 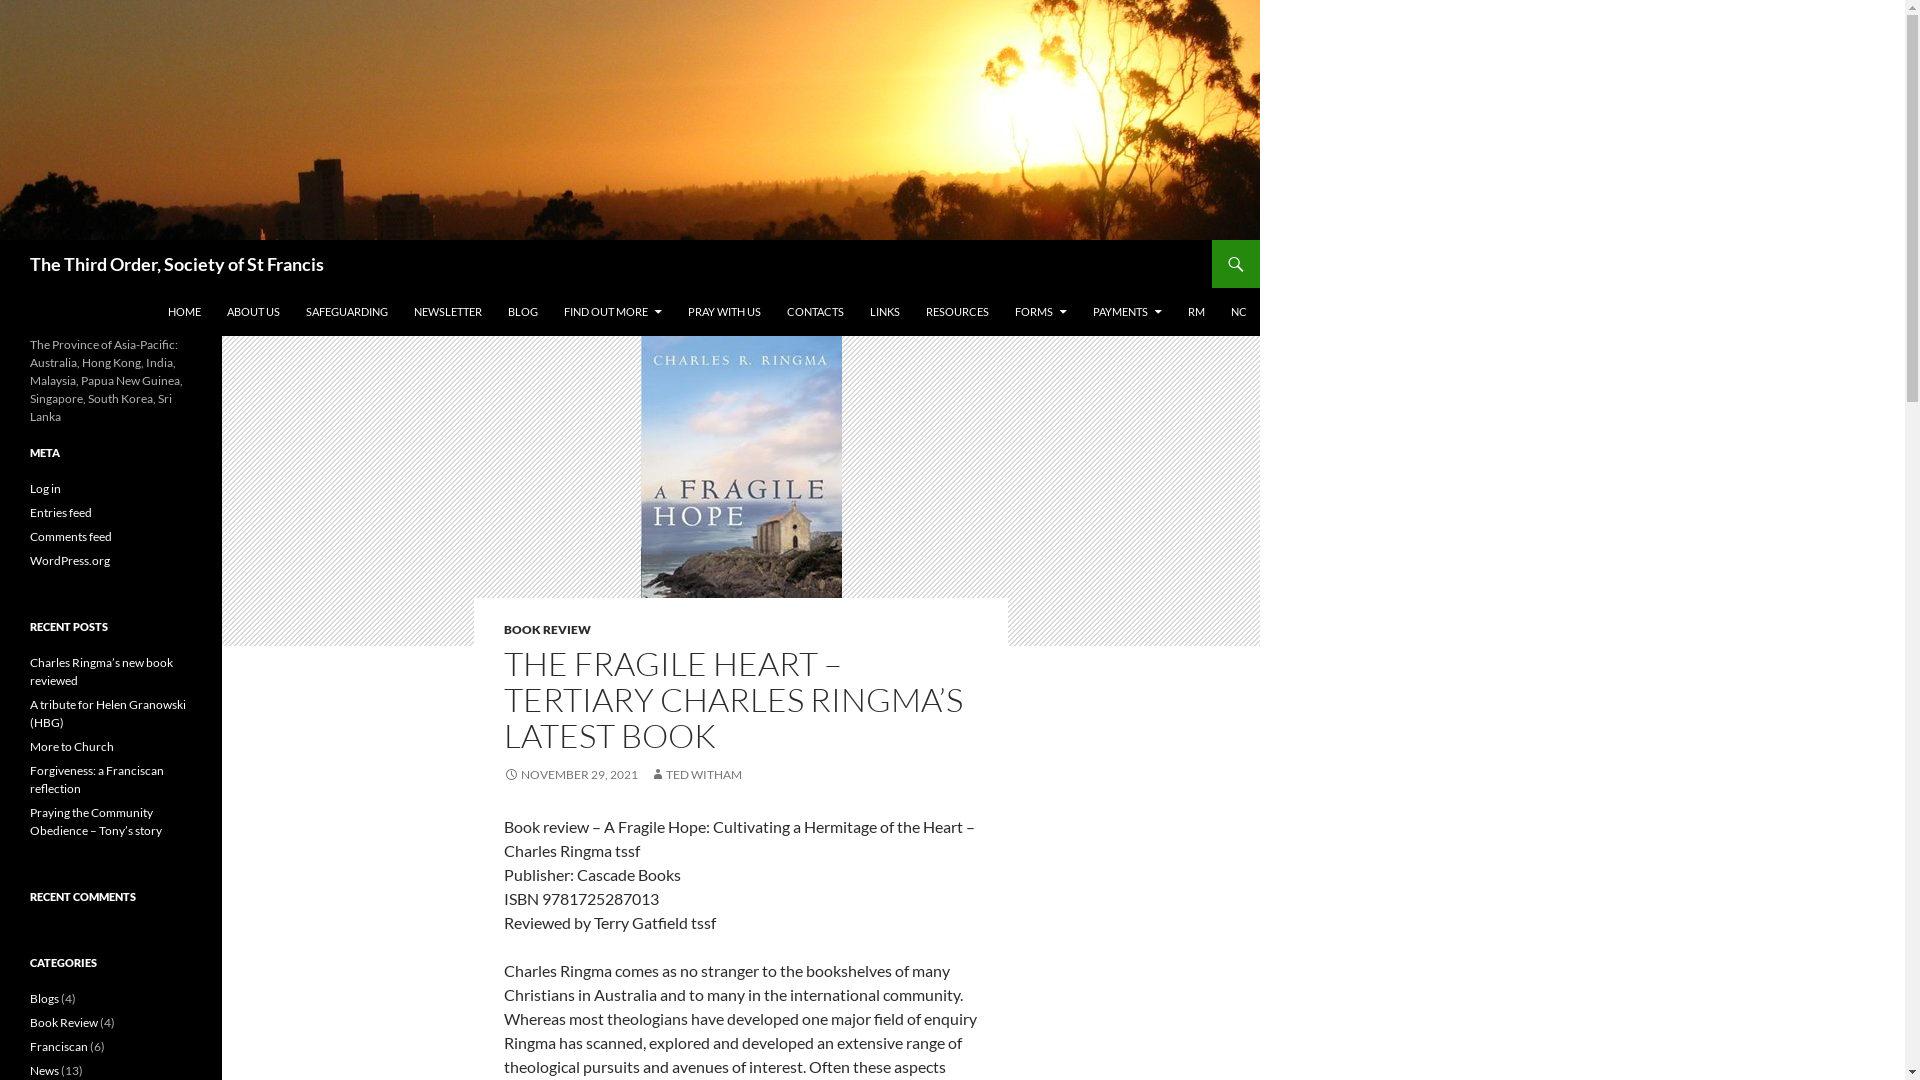 What do you see at coordinates (184, 312) in the screenshot?
I see `'HOME'` at bounding box center [184, 312].